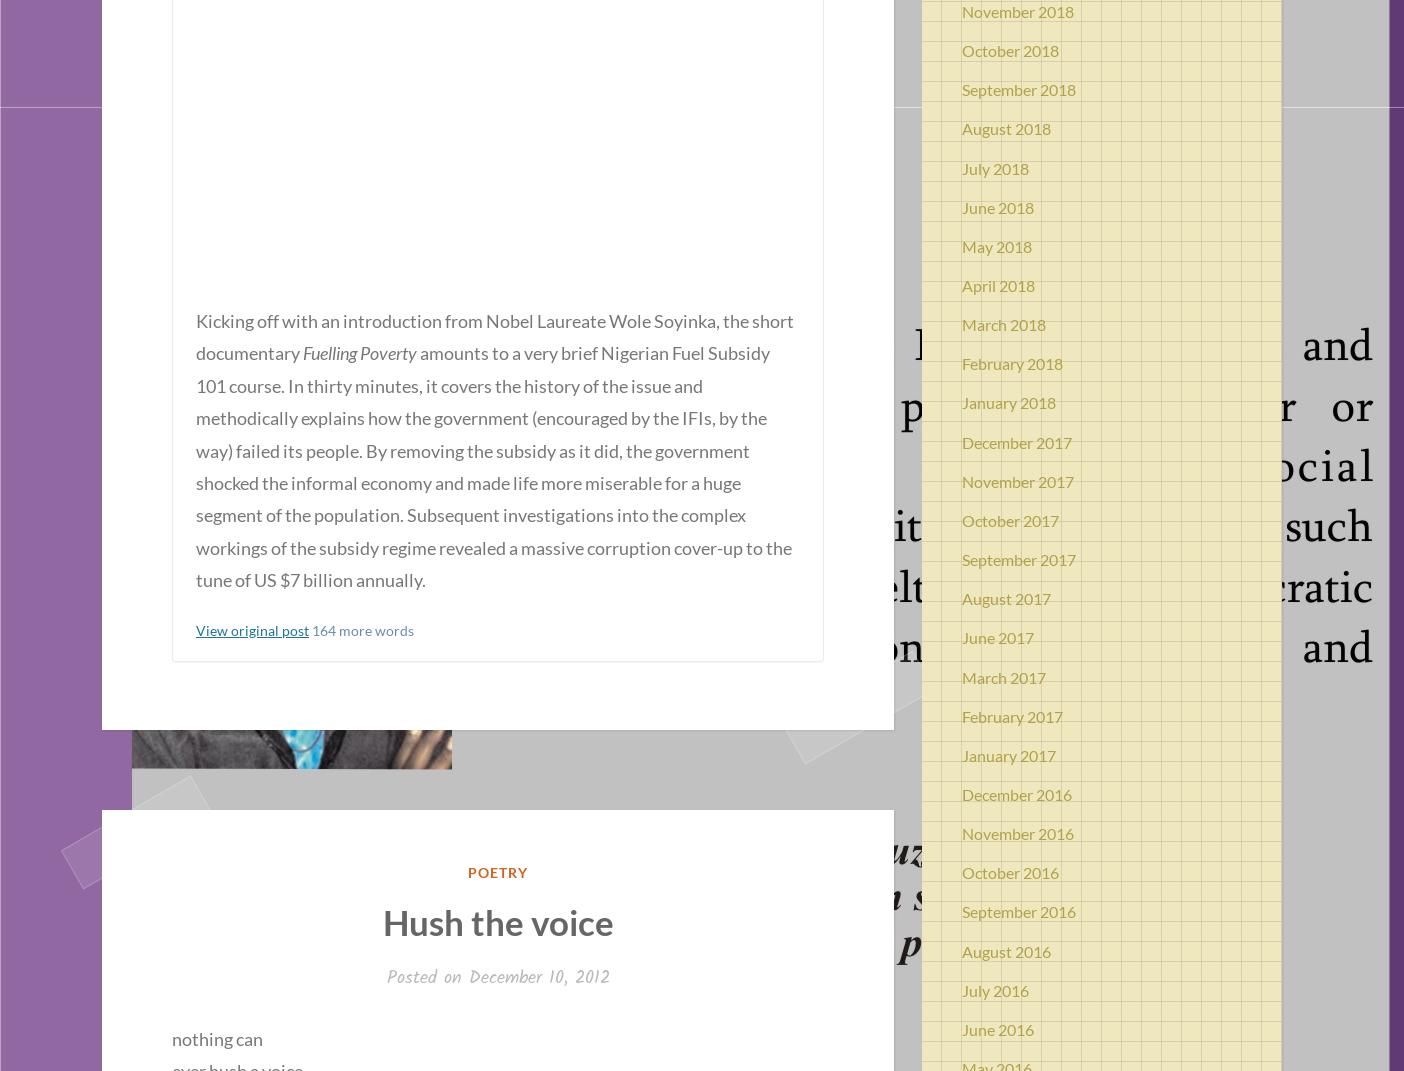  What do you see at coordinates (1012, 362) in the screenshot?
I see `'February 2018'` at bounding box center [1012, 362].